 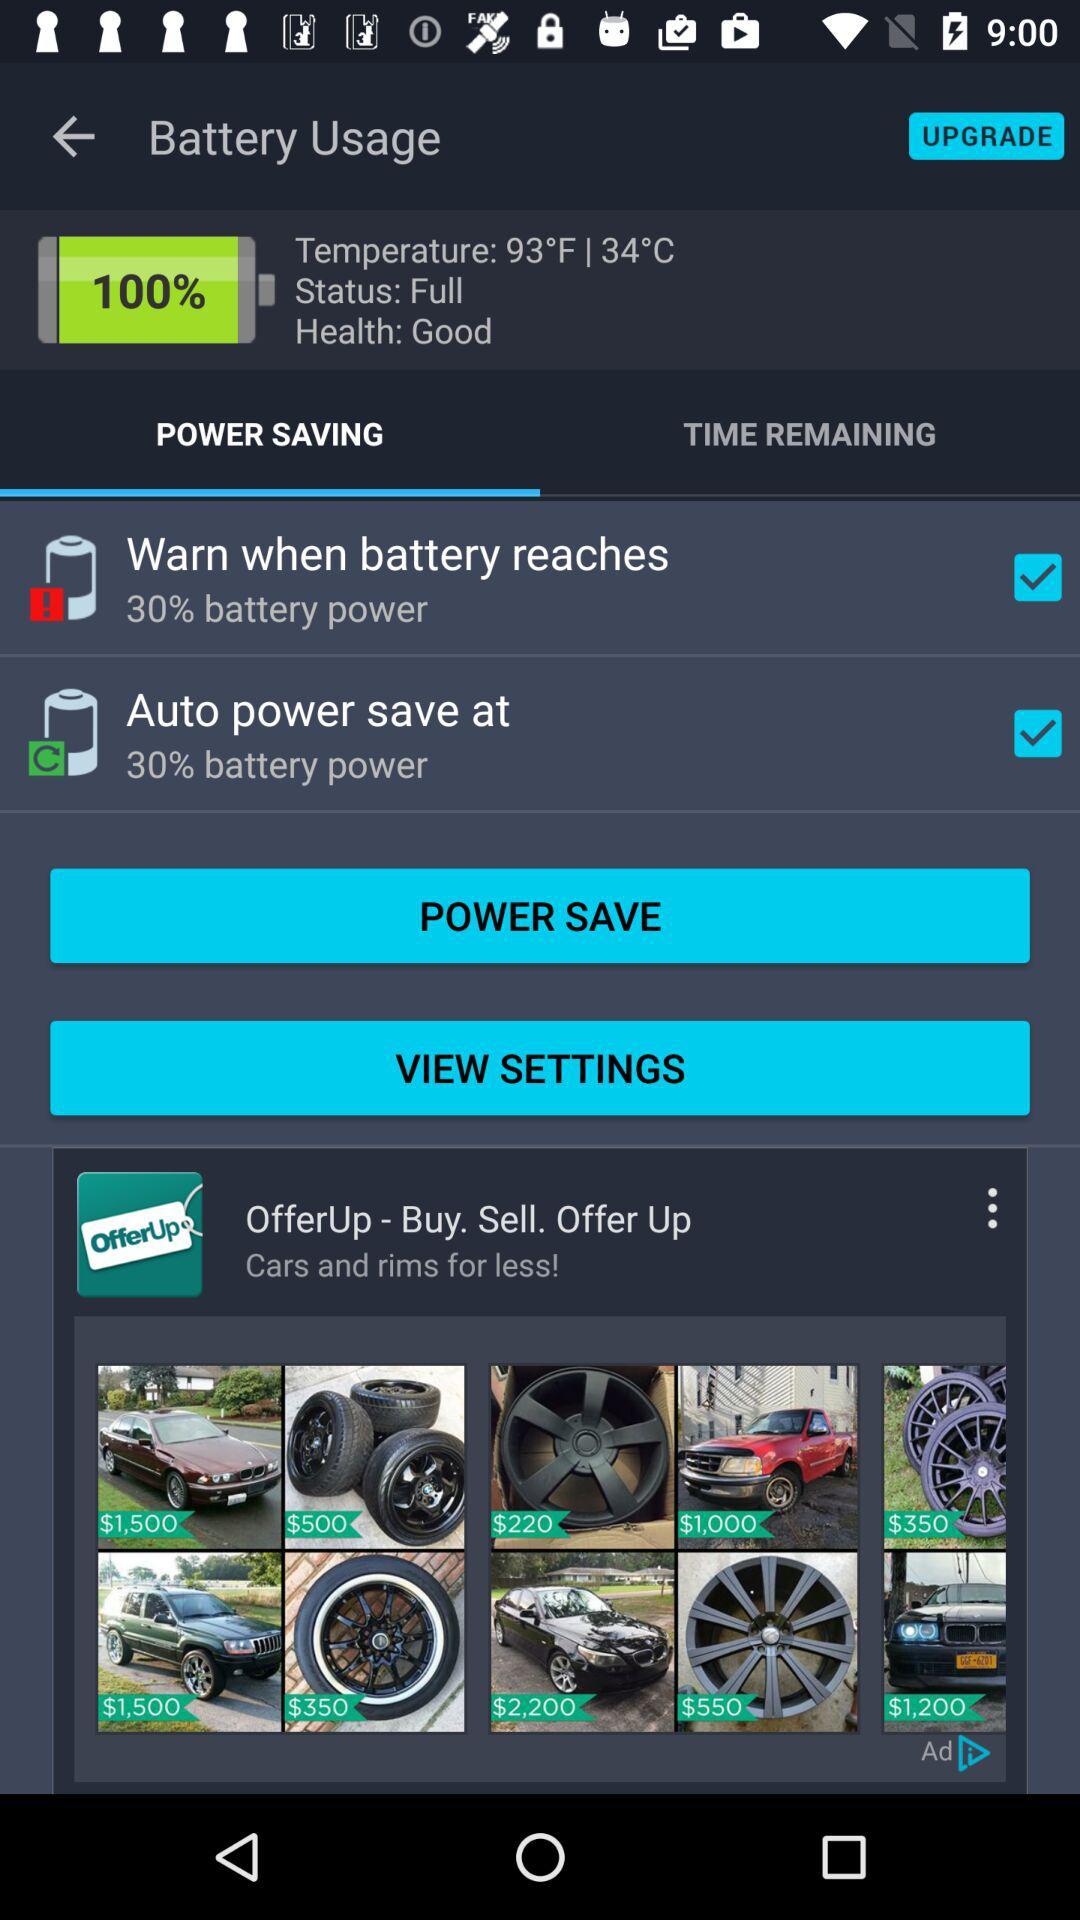 What do you see at coordinates (962, 1223) in the screenshot?
I see `the icon below view settings item` at bounding box center [962, 1223].